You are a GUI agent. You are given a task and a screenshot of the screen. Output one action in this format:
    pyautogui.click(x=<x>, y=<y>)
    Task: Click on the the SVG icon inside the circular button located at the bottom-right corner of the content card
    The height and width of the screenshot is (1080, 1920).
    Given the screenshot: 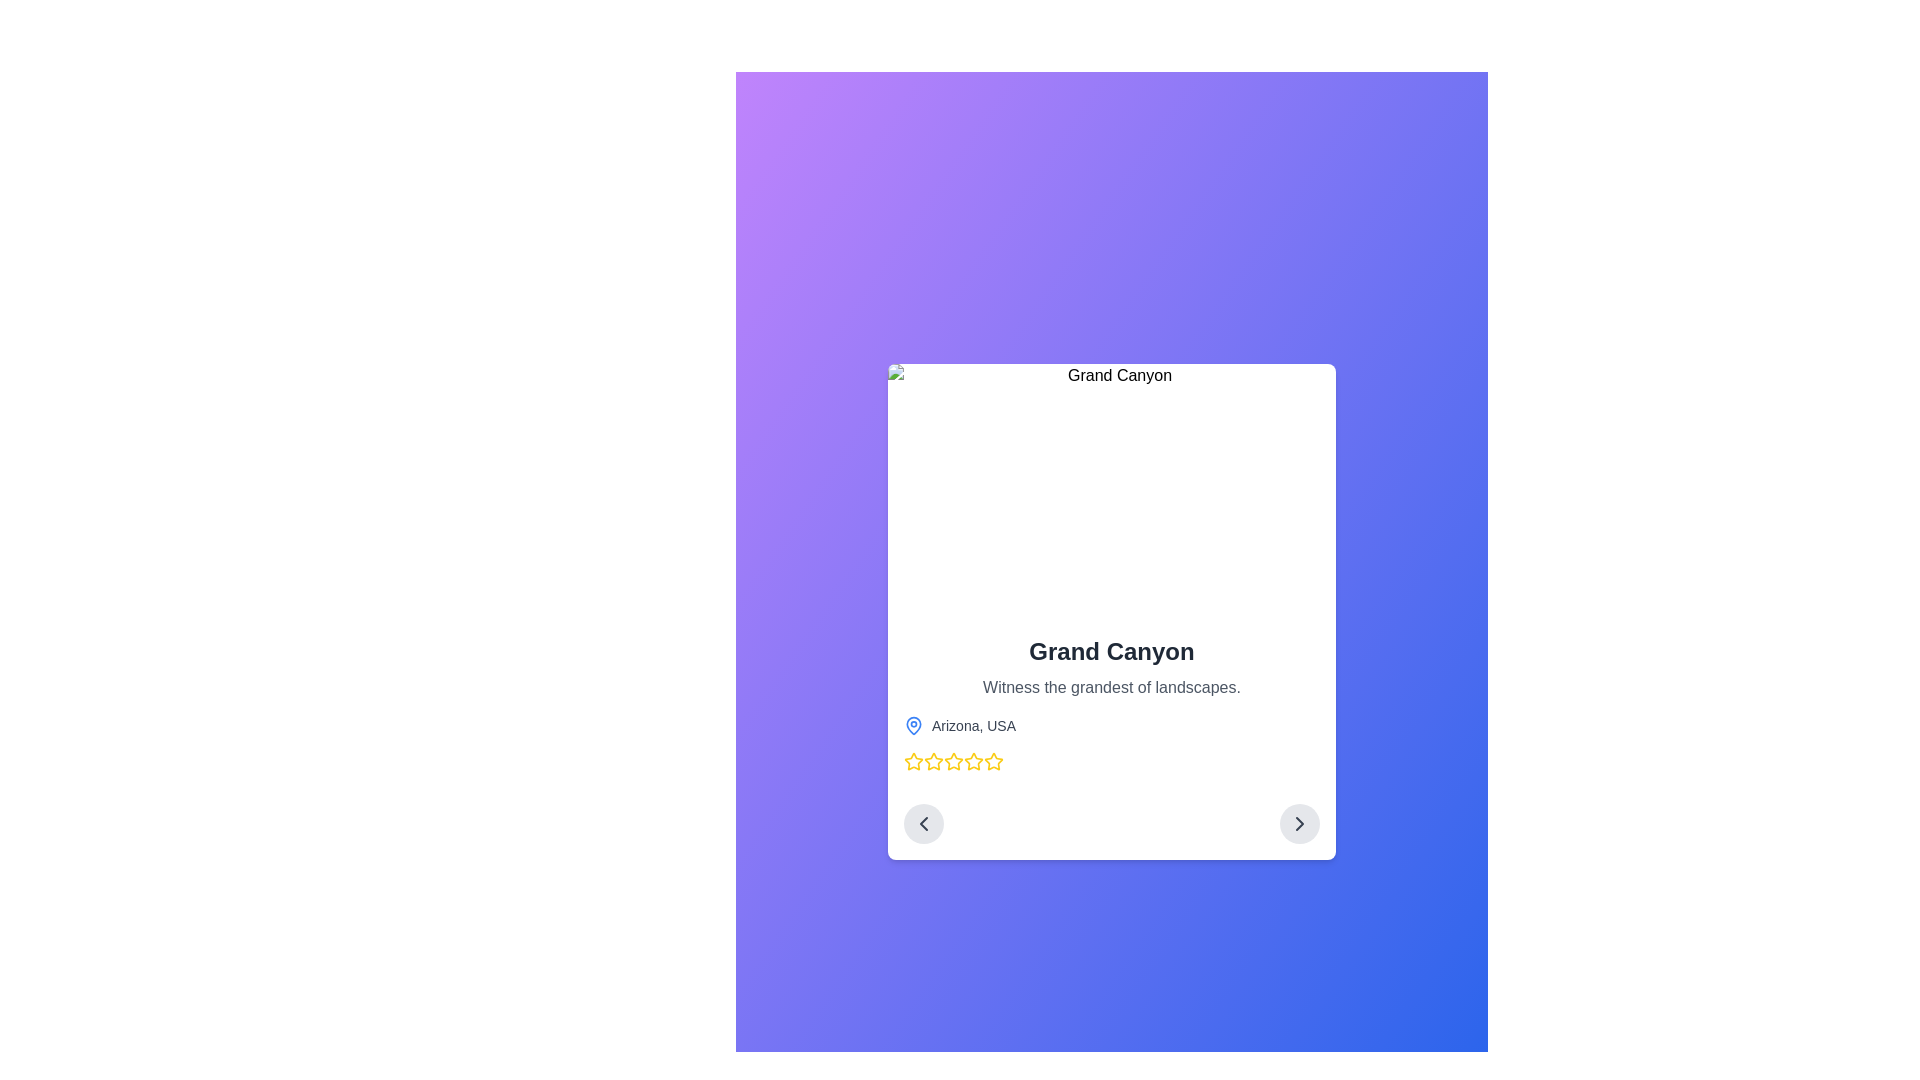 What is the action you would take?
    pyautogui.click(x=1300, y=824)
    